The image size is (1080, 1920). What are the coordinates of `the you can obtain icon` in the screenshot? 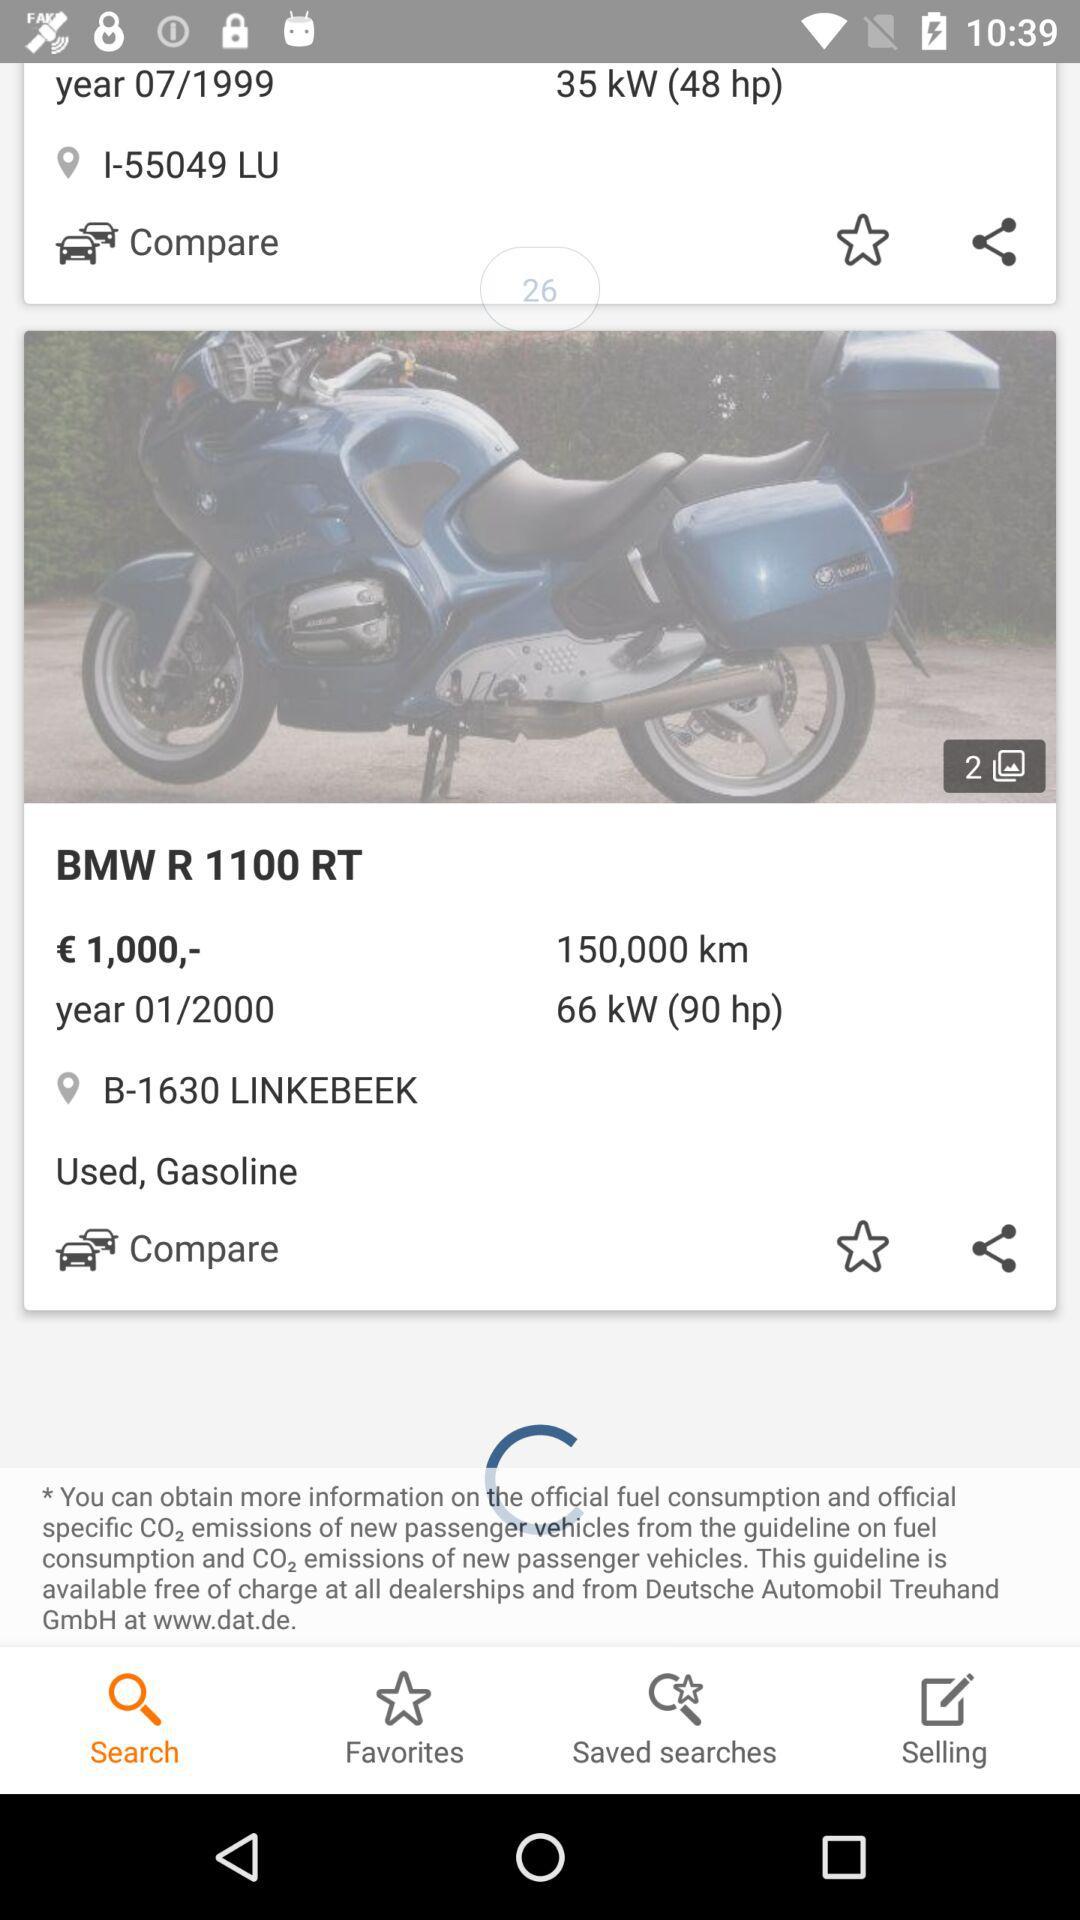 It's located at (540, 1556).